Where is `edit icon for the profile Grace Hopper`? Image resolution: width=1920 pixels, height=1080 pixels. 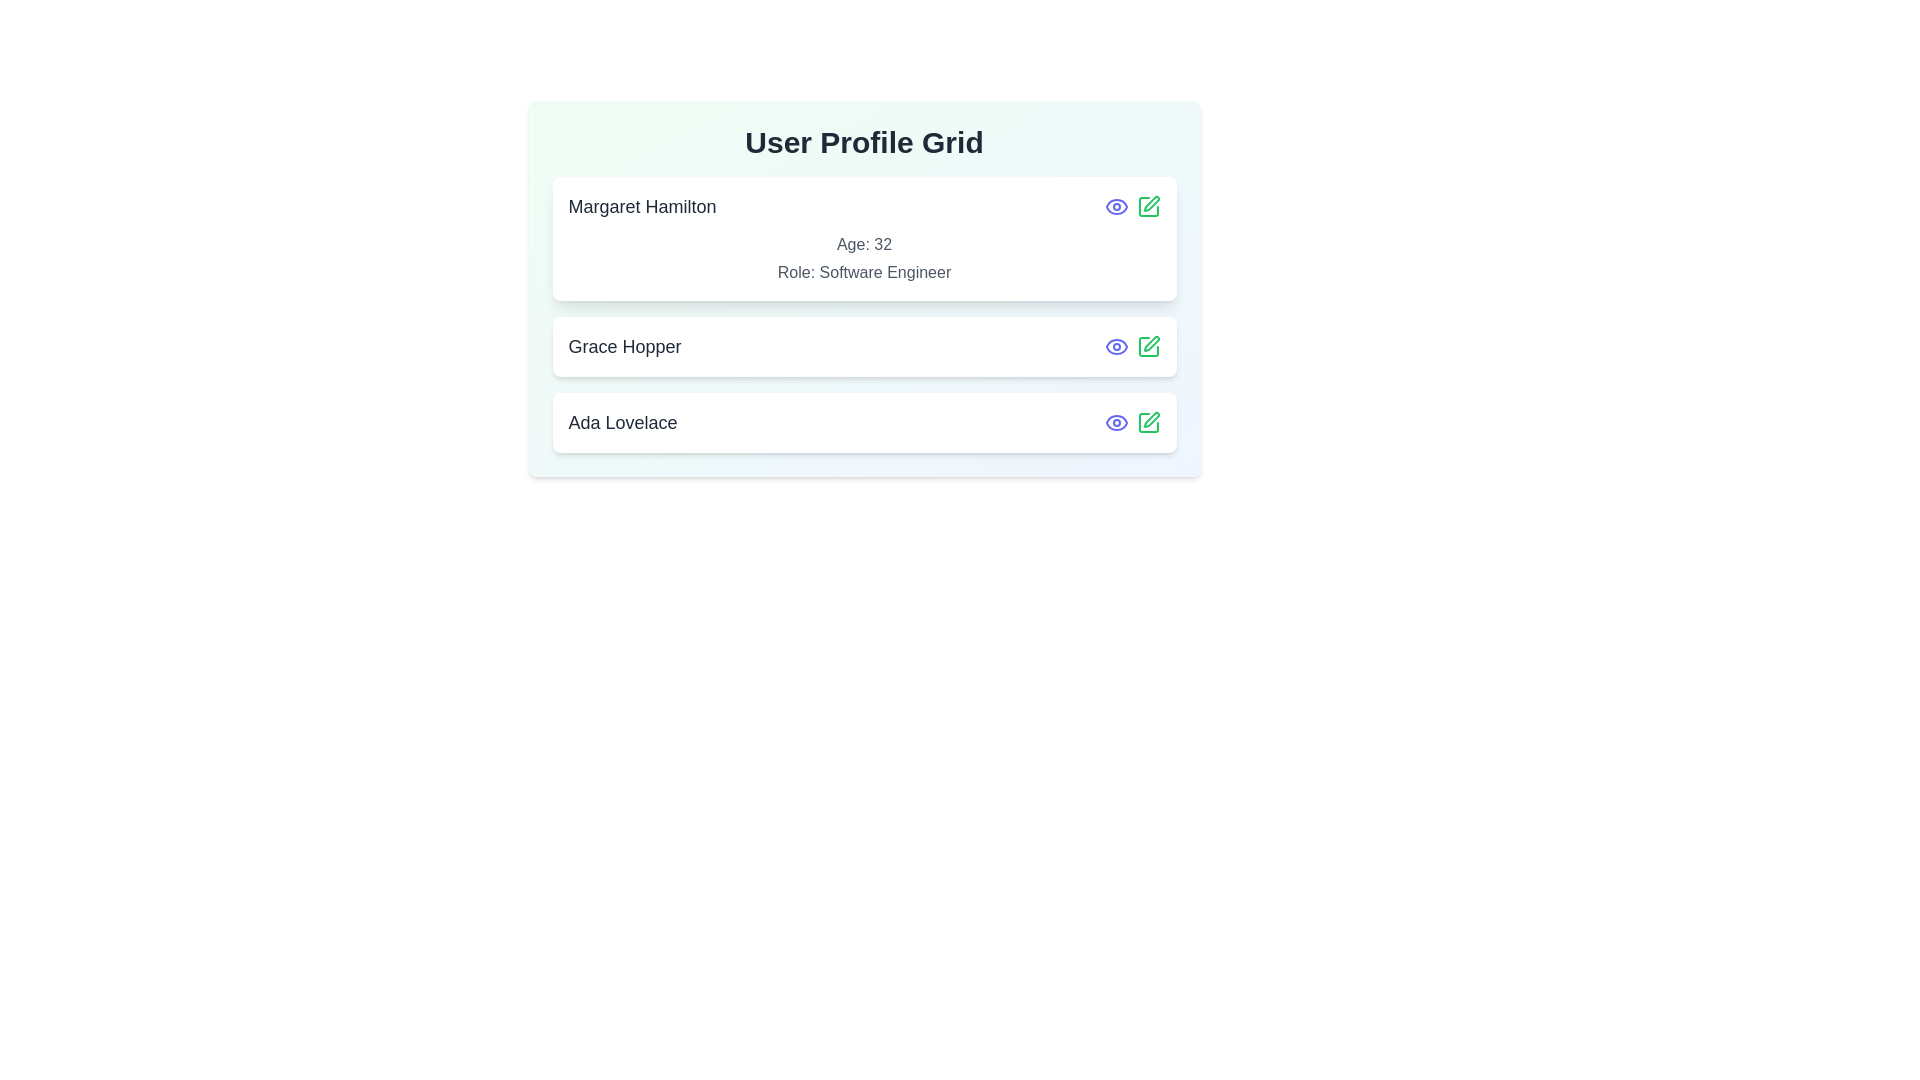
edit icon for the profile Grace Hopper is located at coordinates (1148, 346).